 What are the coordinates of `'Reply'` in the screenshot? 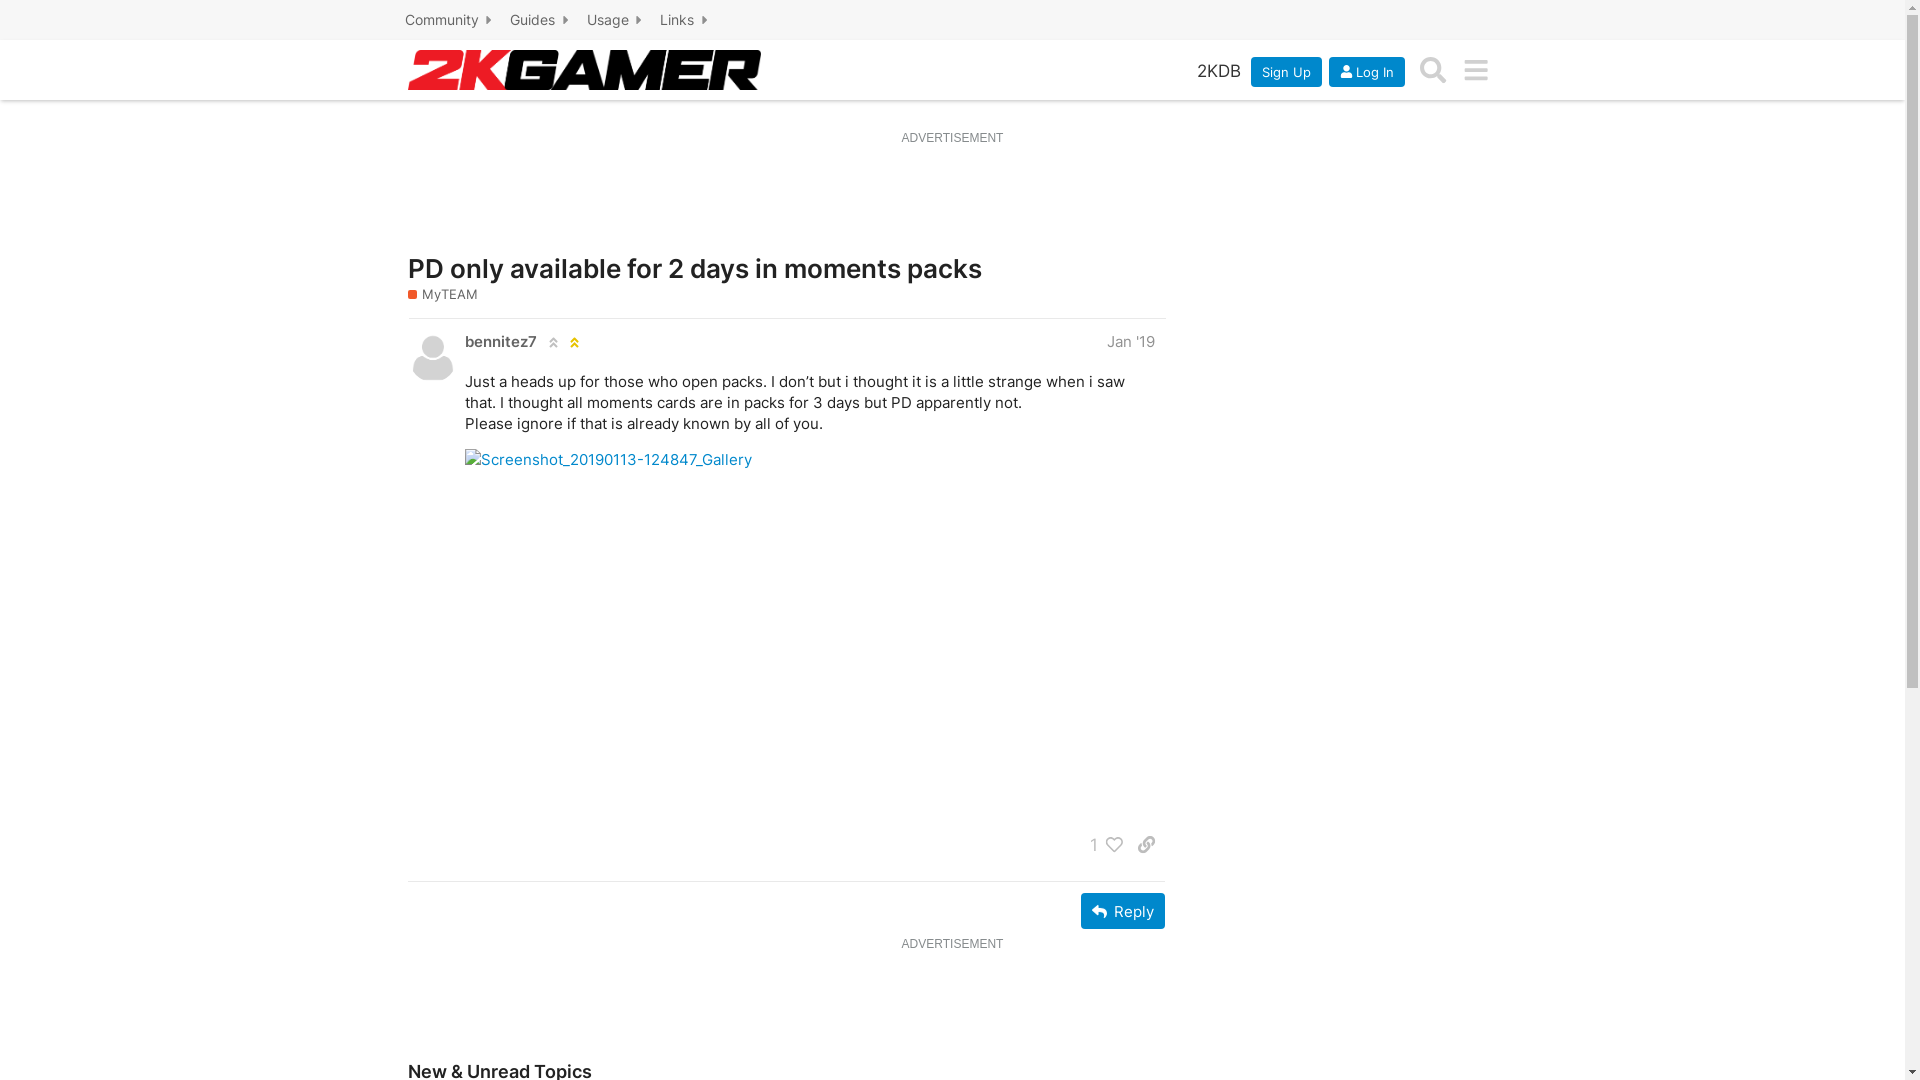 It's located at (1122, 910).